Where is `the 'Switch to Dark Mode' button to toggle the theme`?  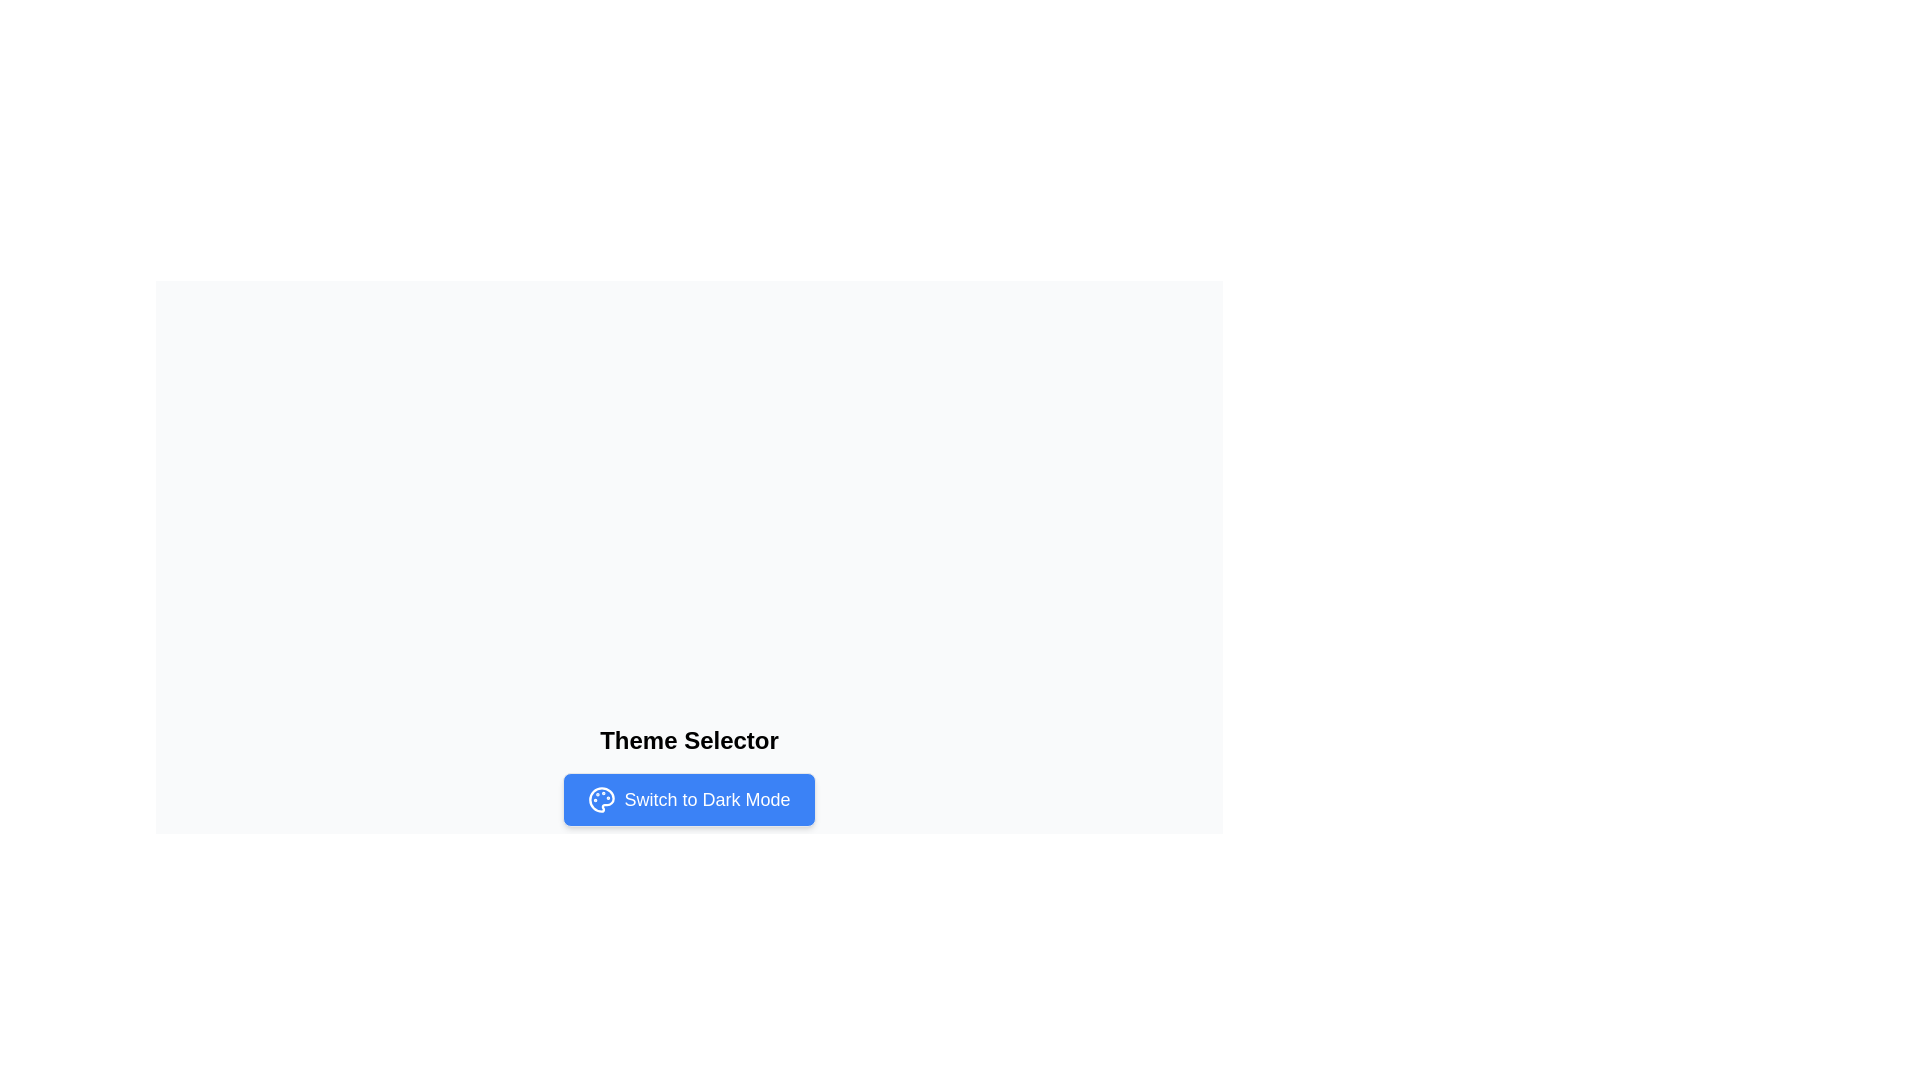
the 'Switch to Dark Mode' button to toggle the theme is located at coordinates (689, 798).